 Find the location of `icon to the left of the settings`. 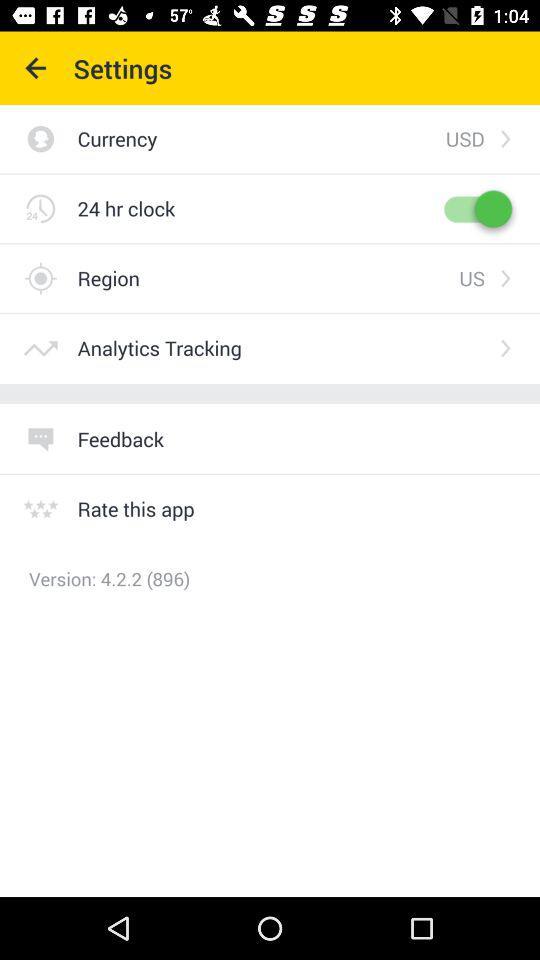

icon to the left of the settings is located at coordinates (36, 68).